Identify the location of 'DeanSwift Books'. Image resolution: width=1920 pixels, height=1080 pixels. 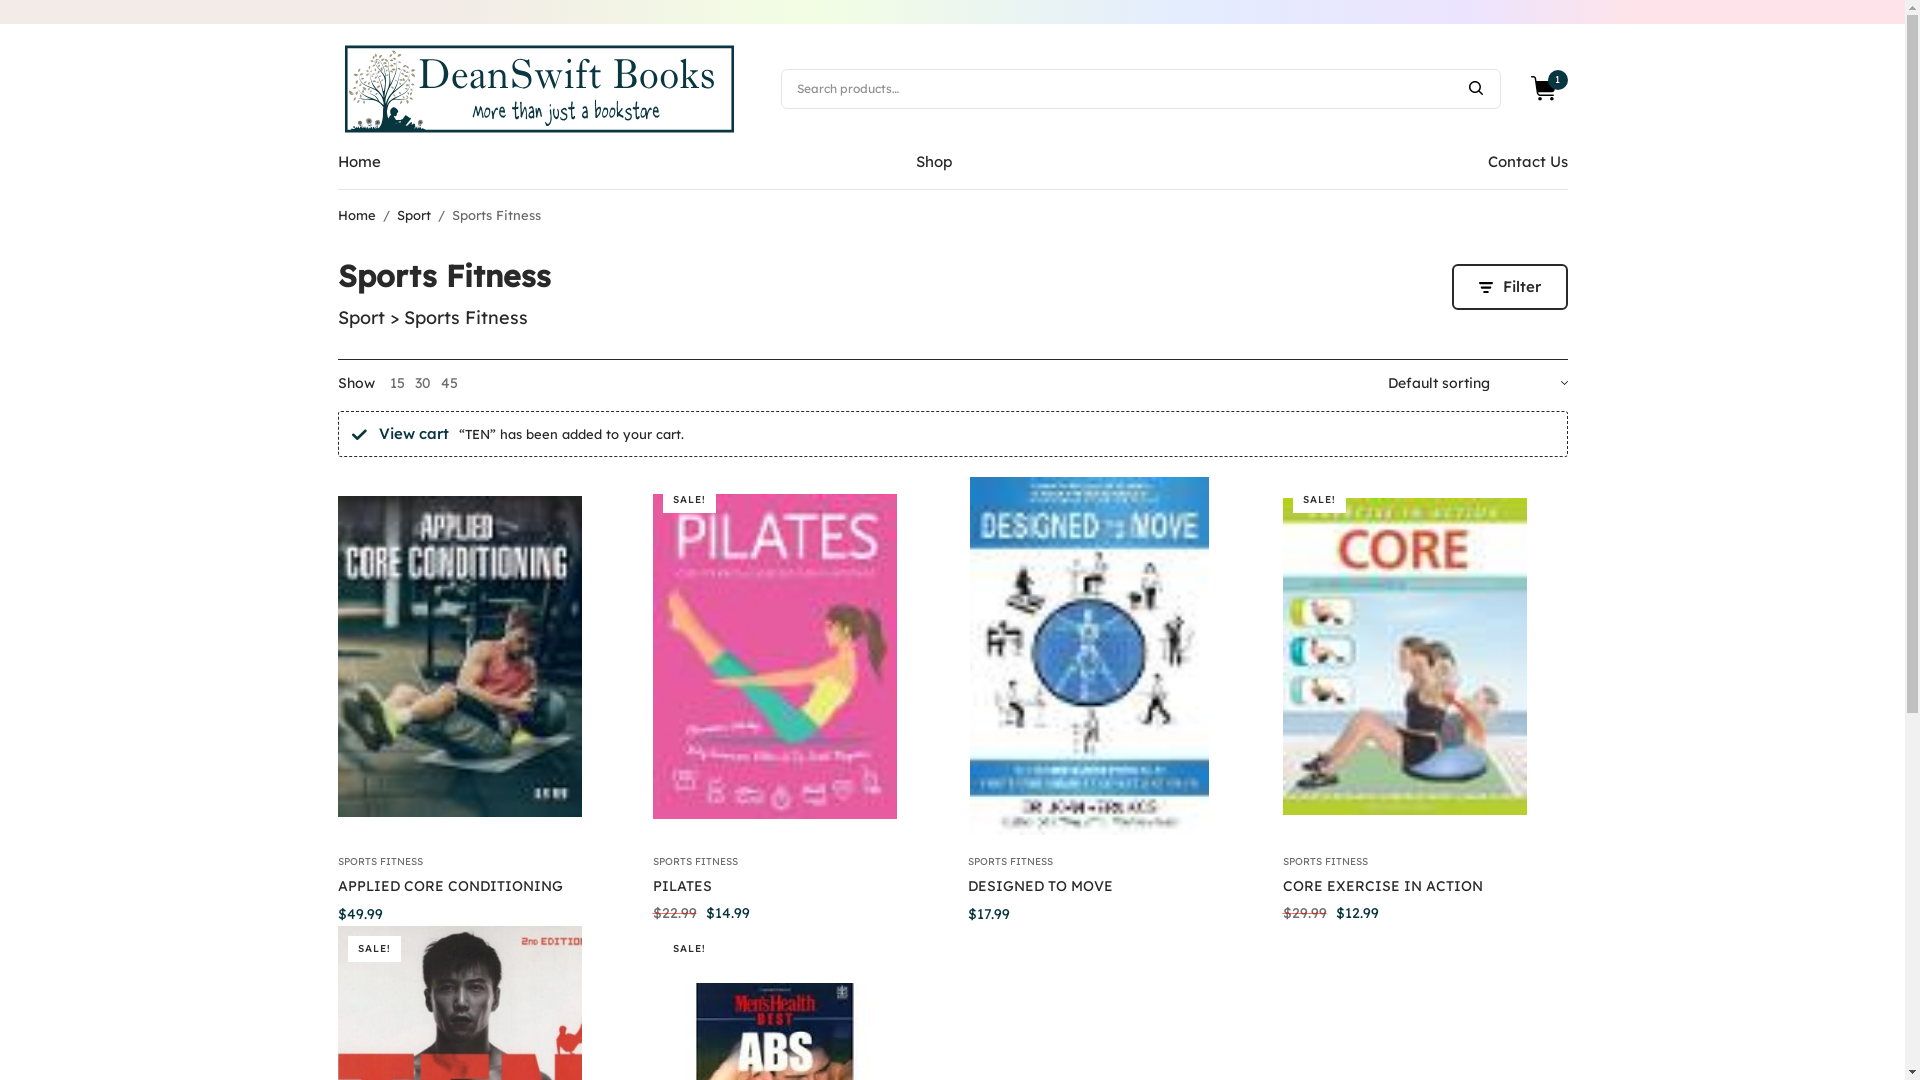
(337, 87).